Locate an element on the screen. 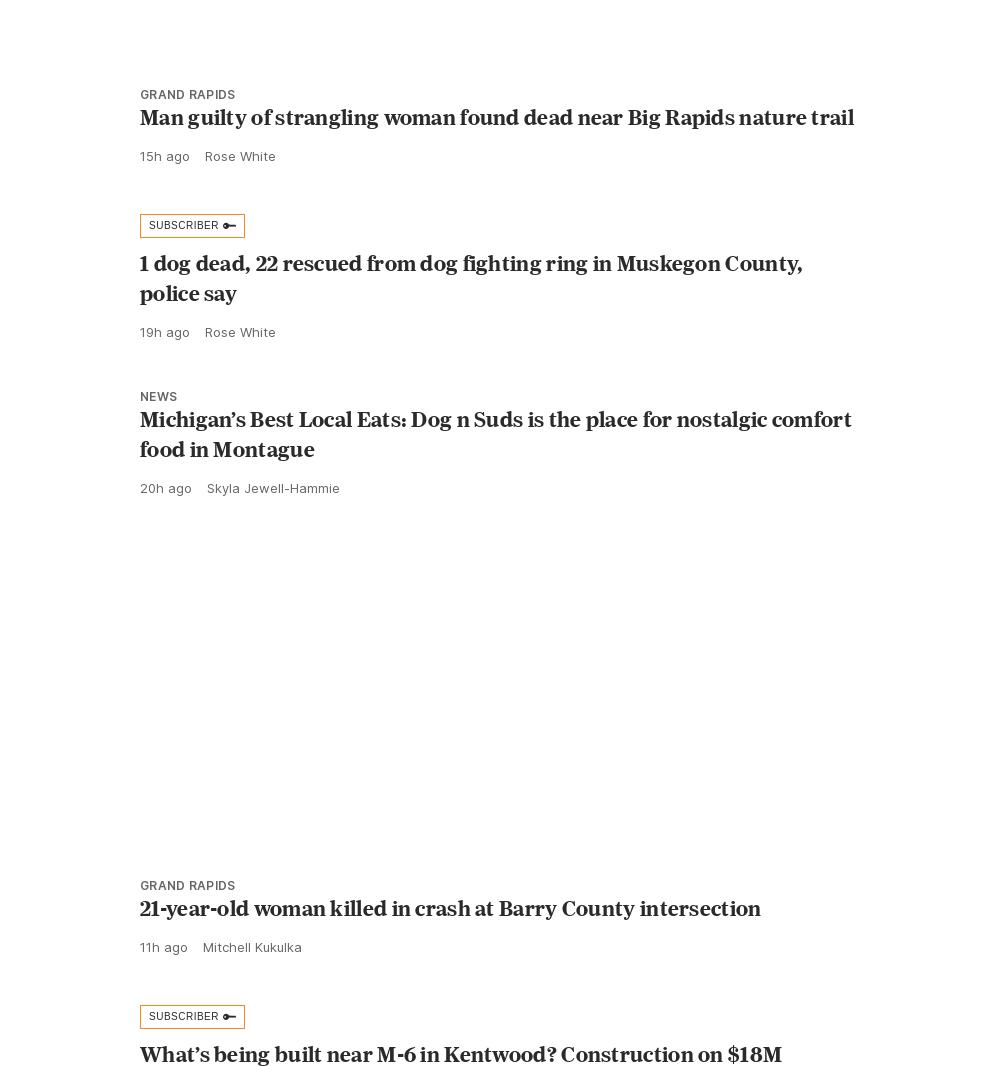 This screenshot has height=1066, width=1000. '1 dog dead, 22 rescued from dog fighting ring in Muskegon County, police say' is located at coordinates (470, 322).